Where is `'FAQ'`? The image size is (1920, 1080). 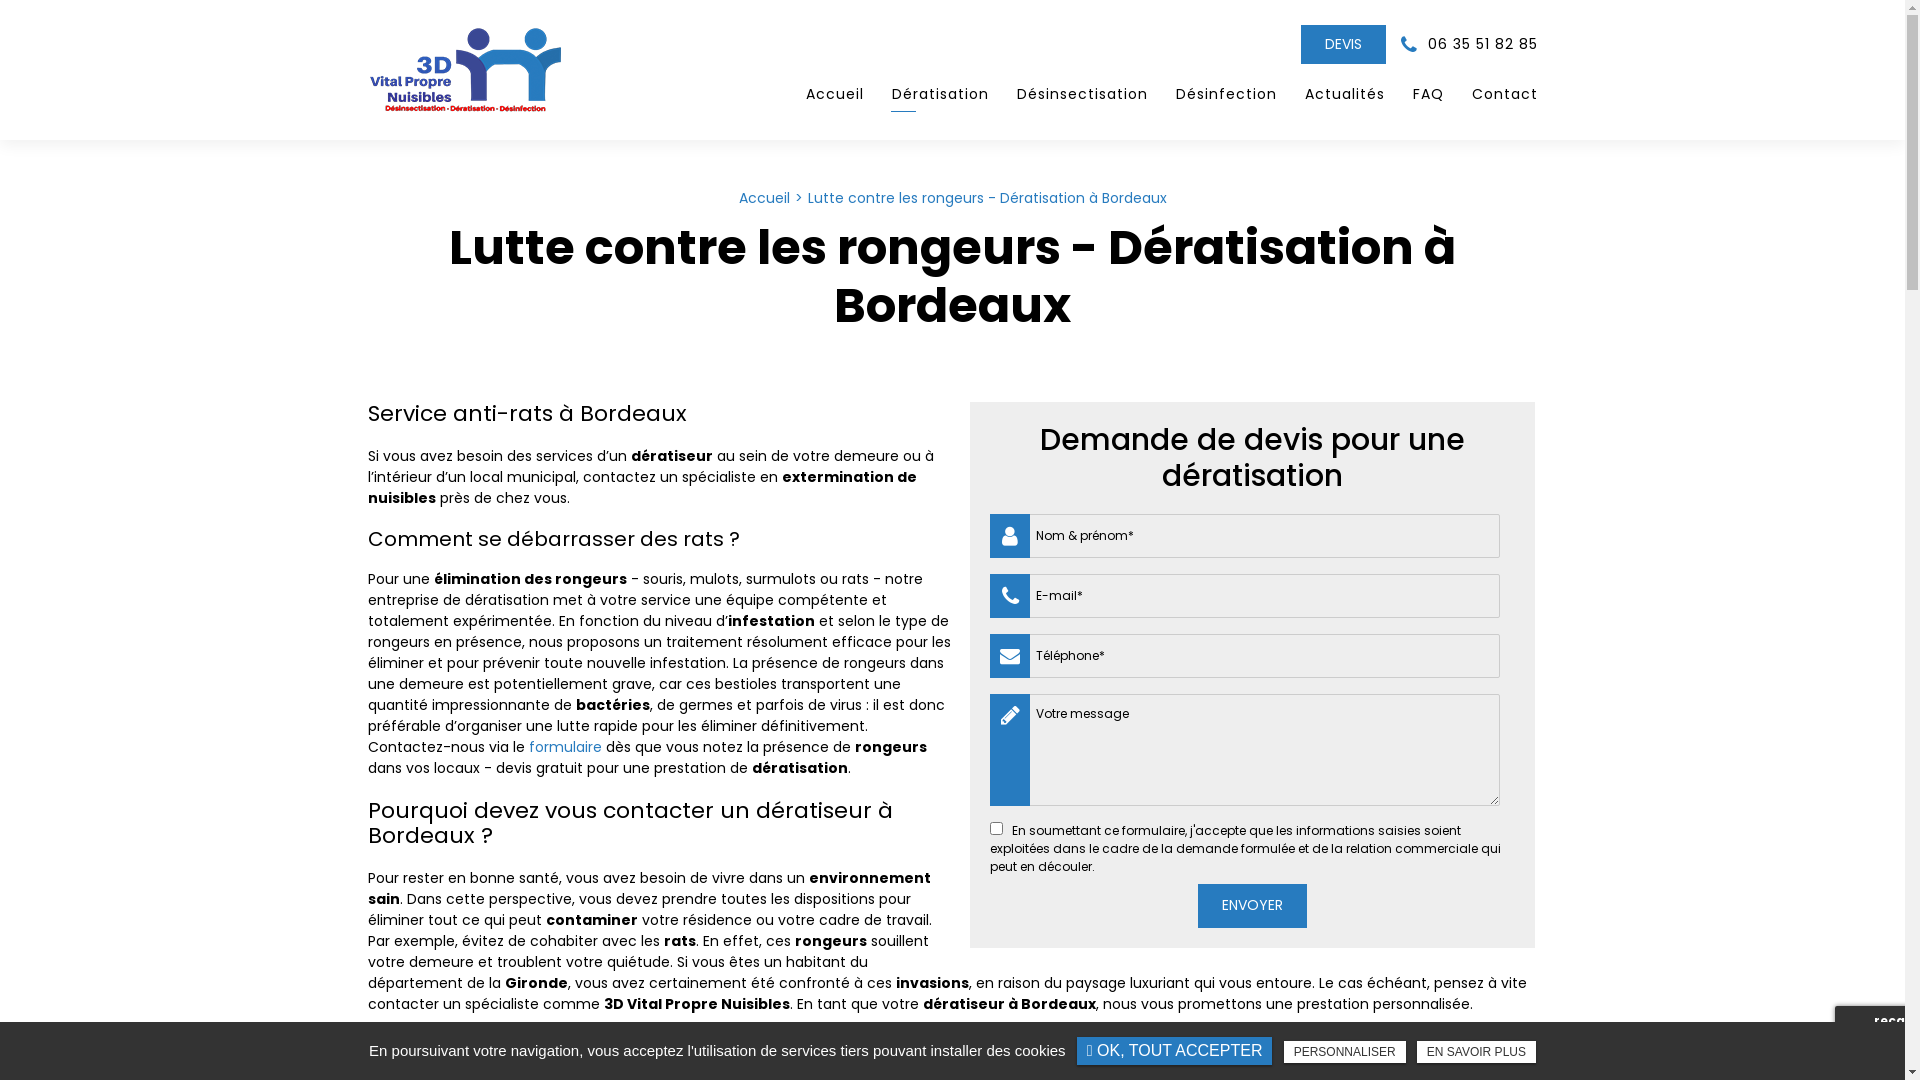 'FAQ' is located at coordinates (1396, 94).